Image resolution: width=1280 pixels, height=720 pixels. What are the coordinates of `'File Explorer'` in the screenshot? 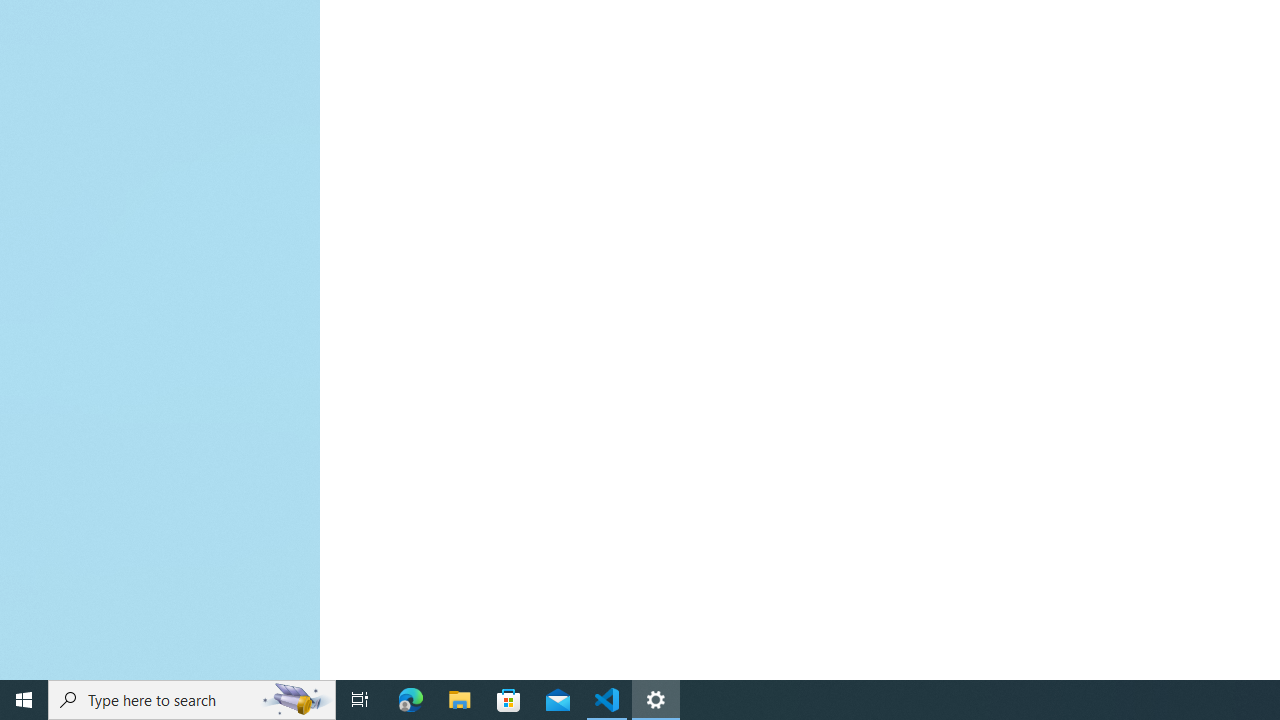 It's located at (459, 698).